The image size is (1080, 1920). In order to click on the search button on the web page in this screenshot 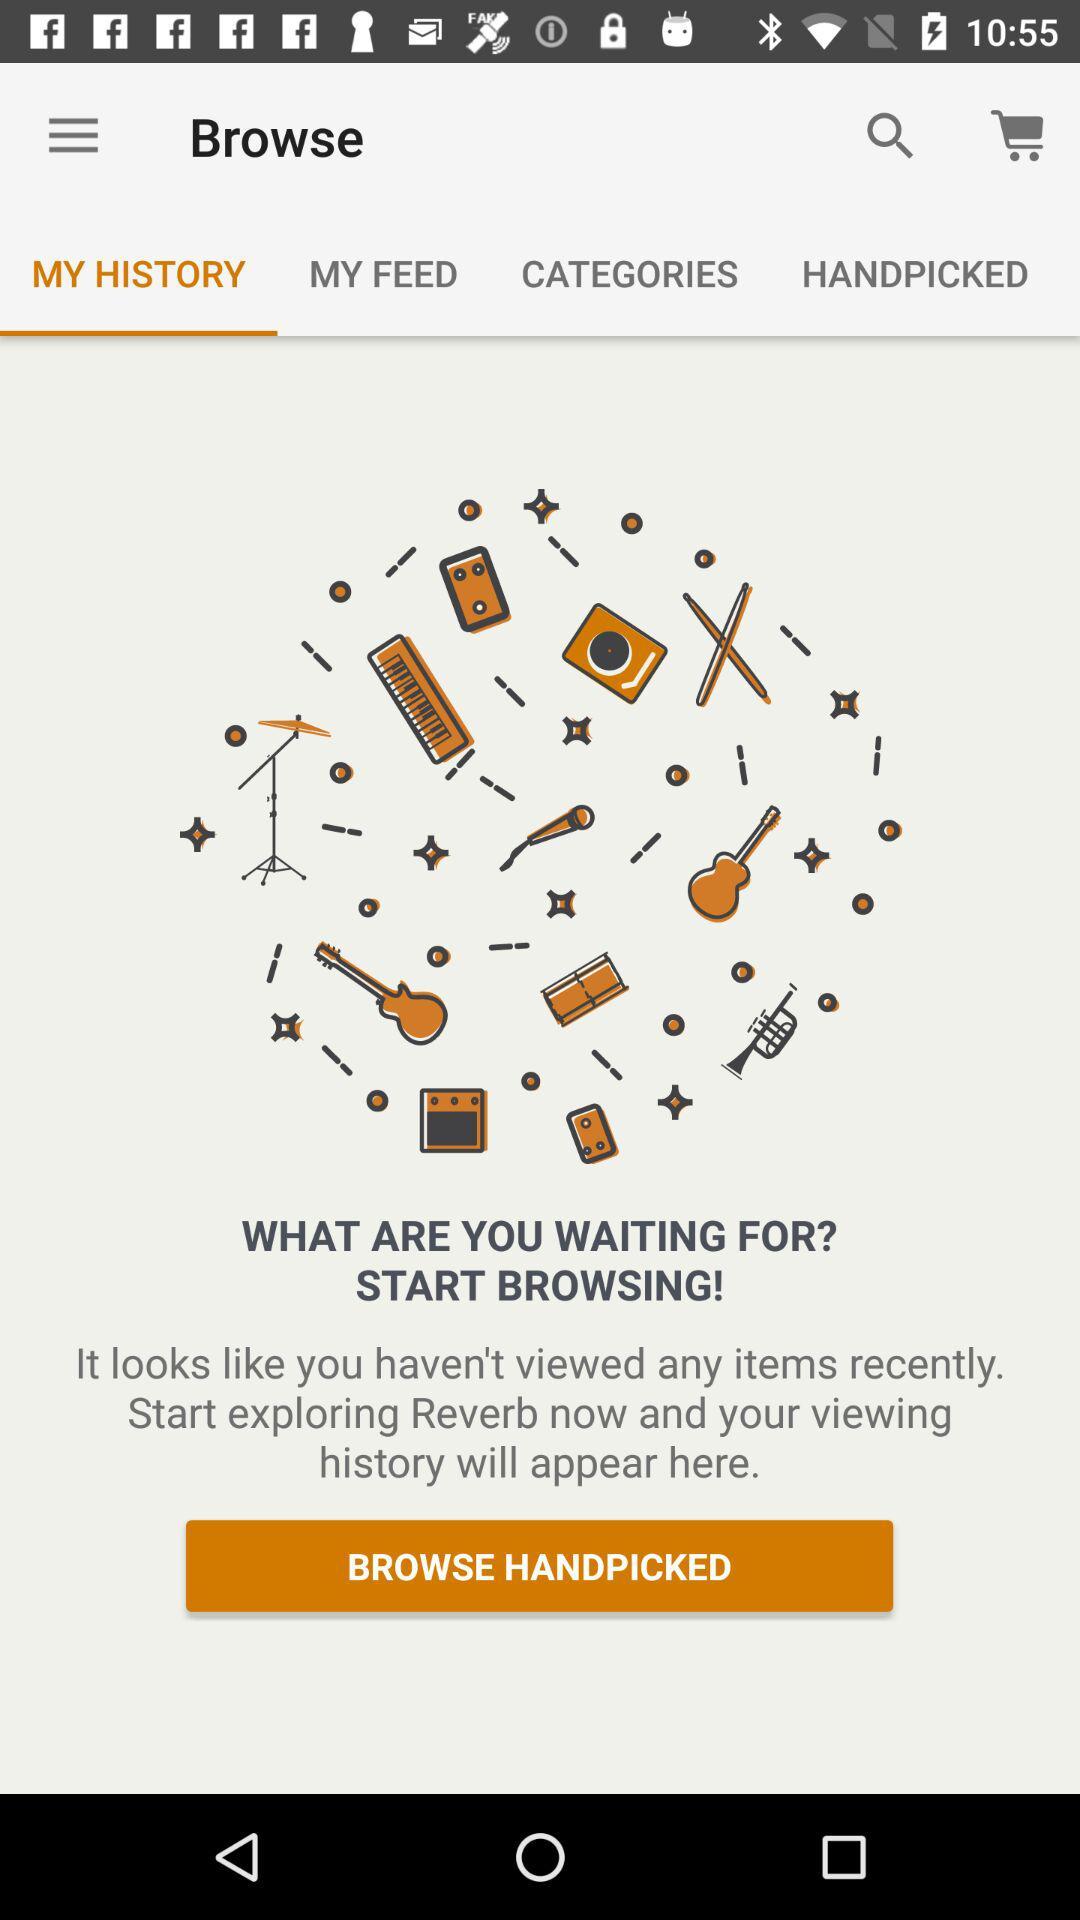, I will do `click(890, 136)`.